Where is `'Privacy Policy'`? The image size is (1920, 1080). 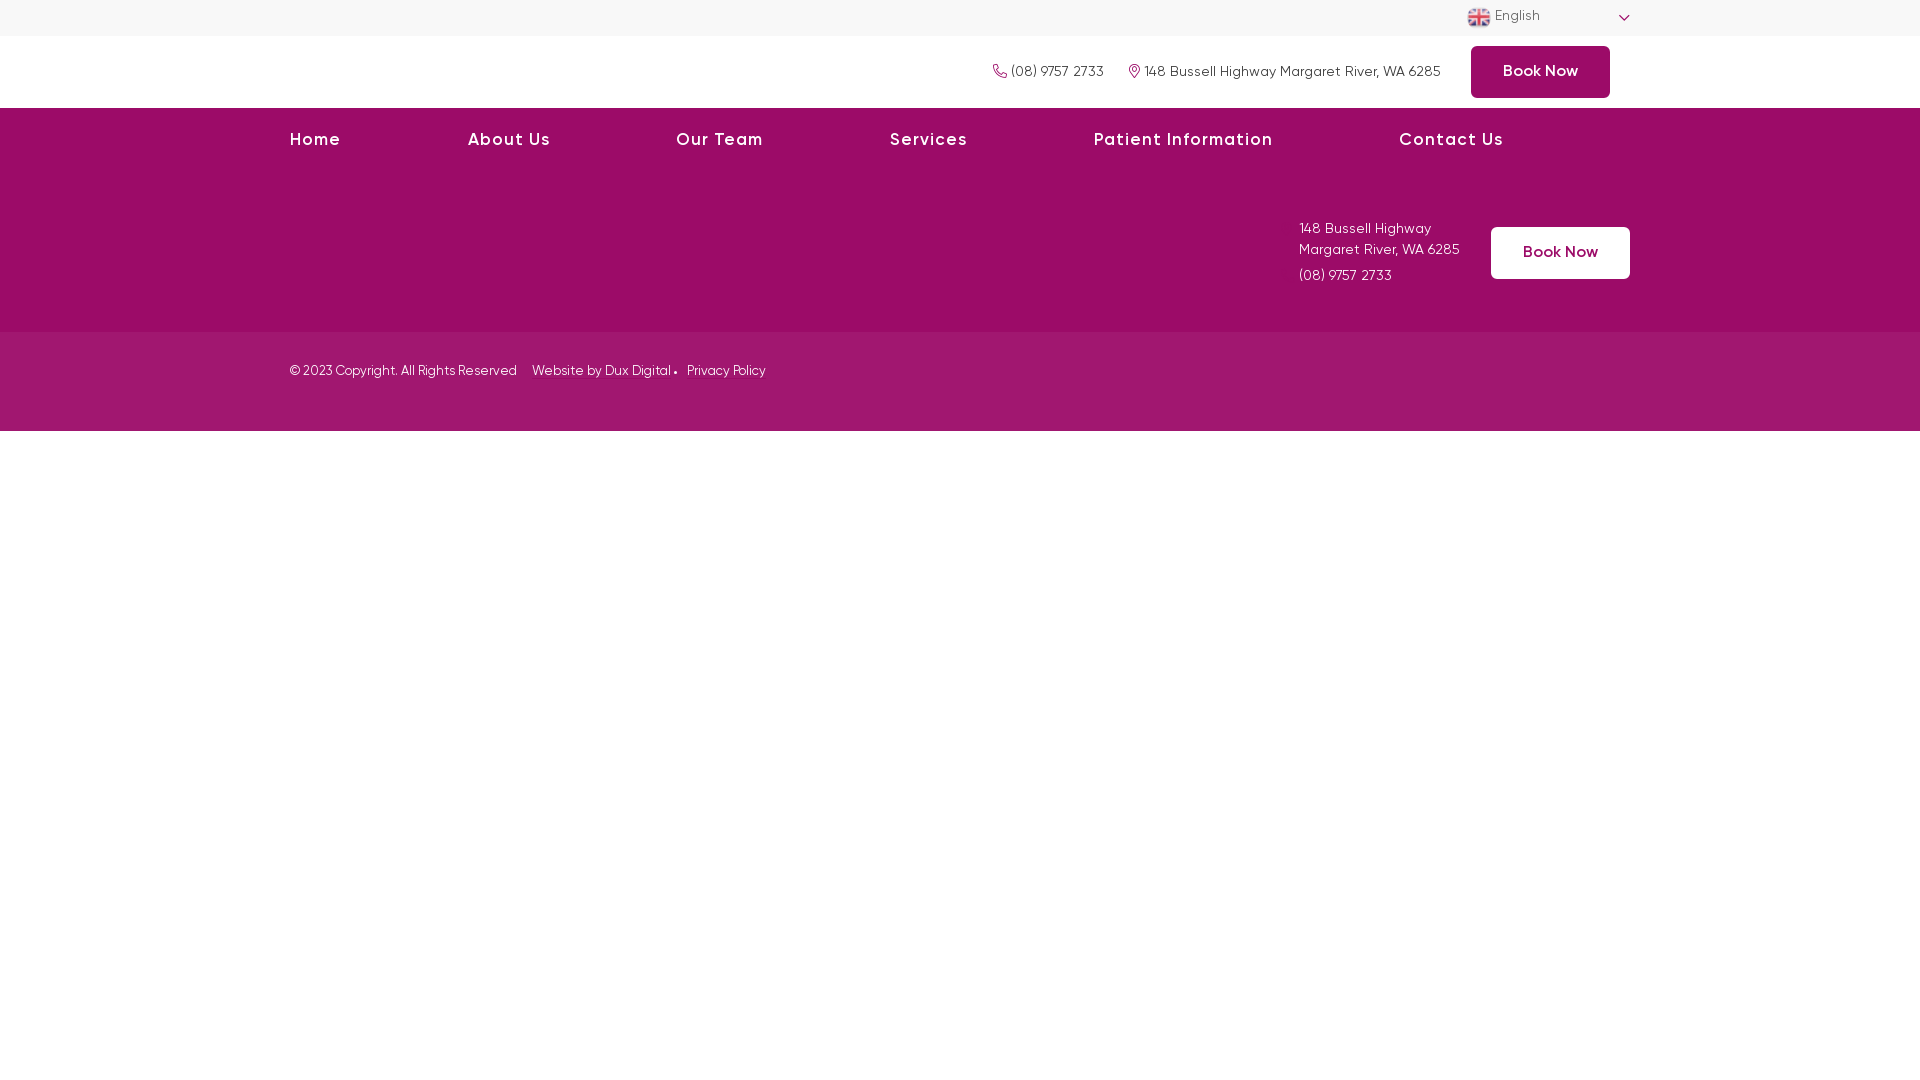 'Privacy Policy' is located at coordinates (725, 371).